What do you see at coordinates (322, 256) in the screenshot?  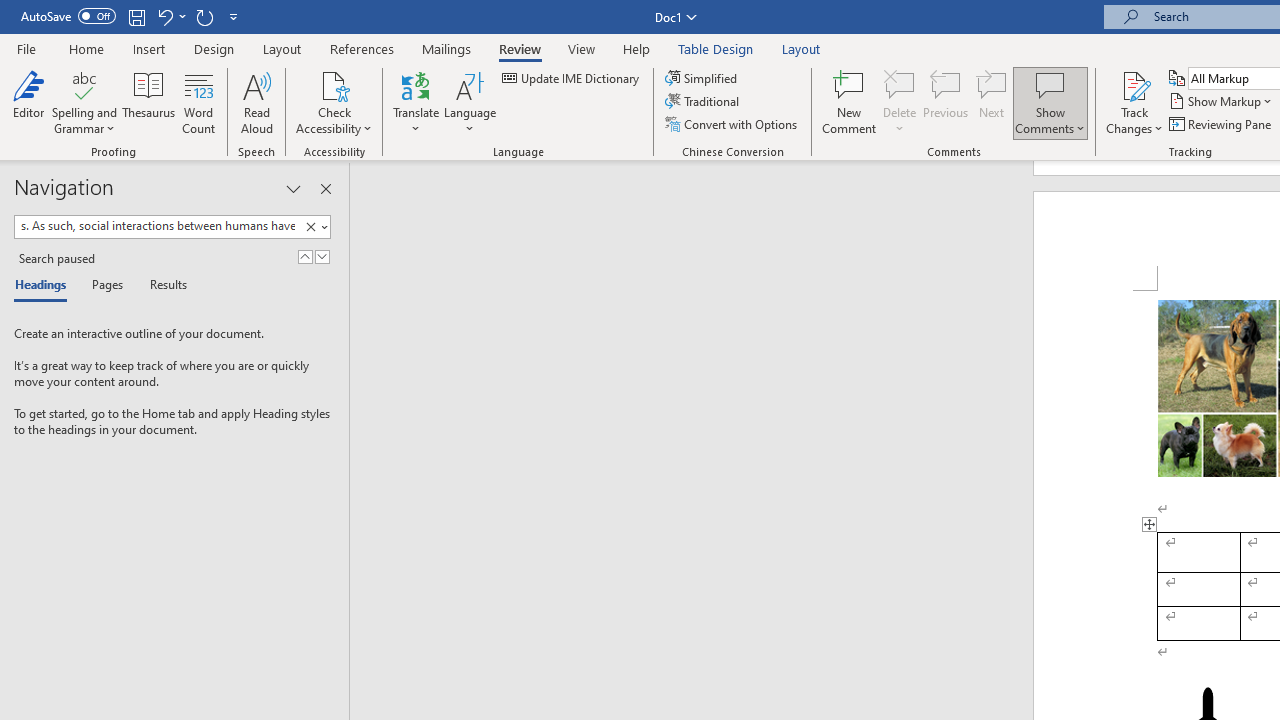 I see `'Next Result'` at bounding box center [322, 256].